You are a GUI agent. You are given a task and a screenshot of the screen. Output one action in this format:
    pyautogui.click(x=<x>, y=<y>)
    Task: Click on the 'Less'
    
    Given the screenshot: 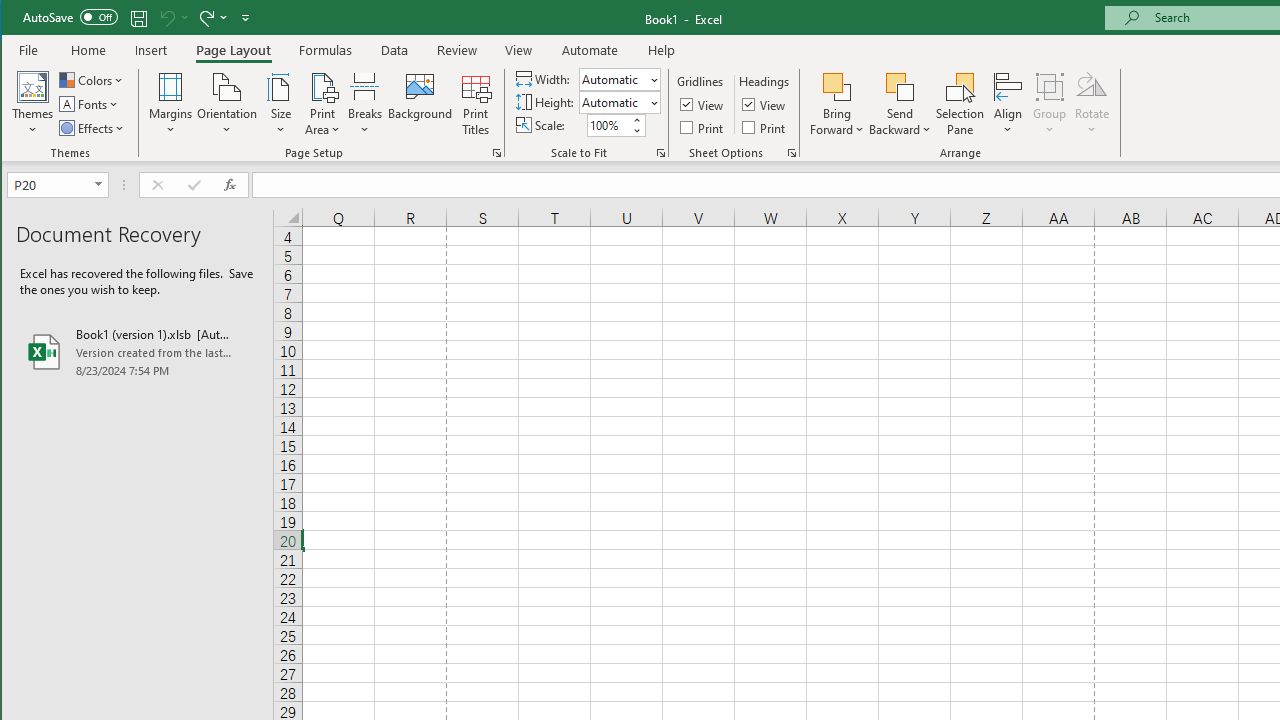 What is the action you would take?
    pyautogui.click(x=635, y=130)
    